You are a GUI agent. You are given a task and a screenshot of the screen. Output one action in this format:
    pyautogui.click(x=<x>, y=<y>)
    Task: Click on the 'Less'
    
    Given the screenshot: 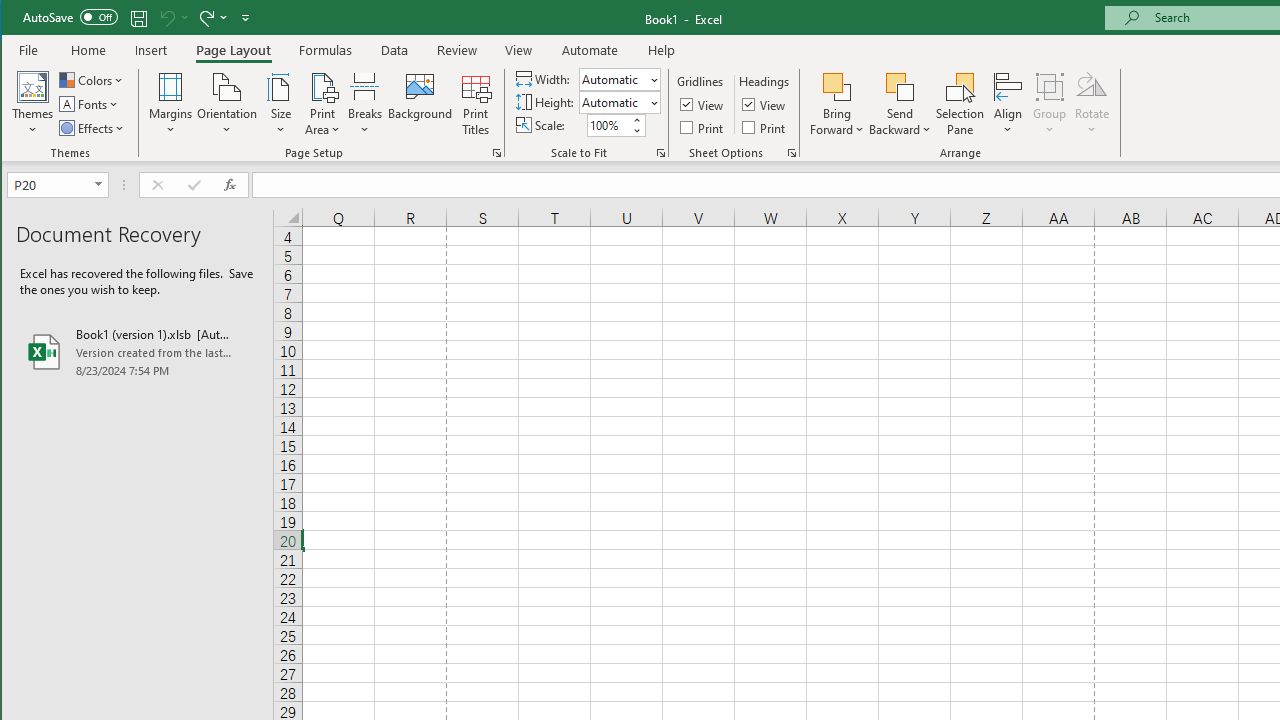 What is the action you would take?
    pyautogui.click(x=635, y=130)
    